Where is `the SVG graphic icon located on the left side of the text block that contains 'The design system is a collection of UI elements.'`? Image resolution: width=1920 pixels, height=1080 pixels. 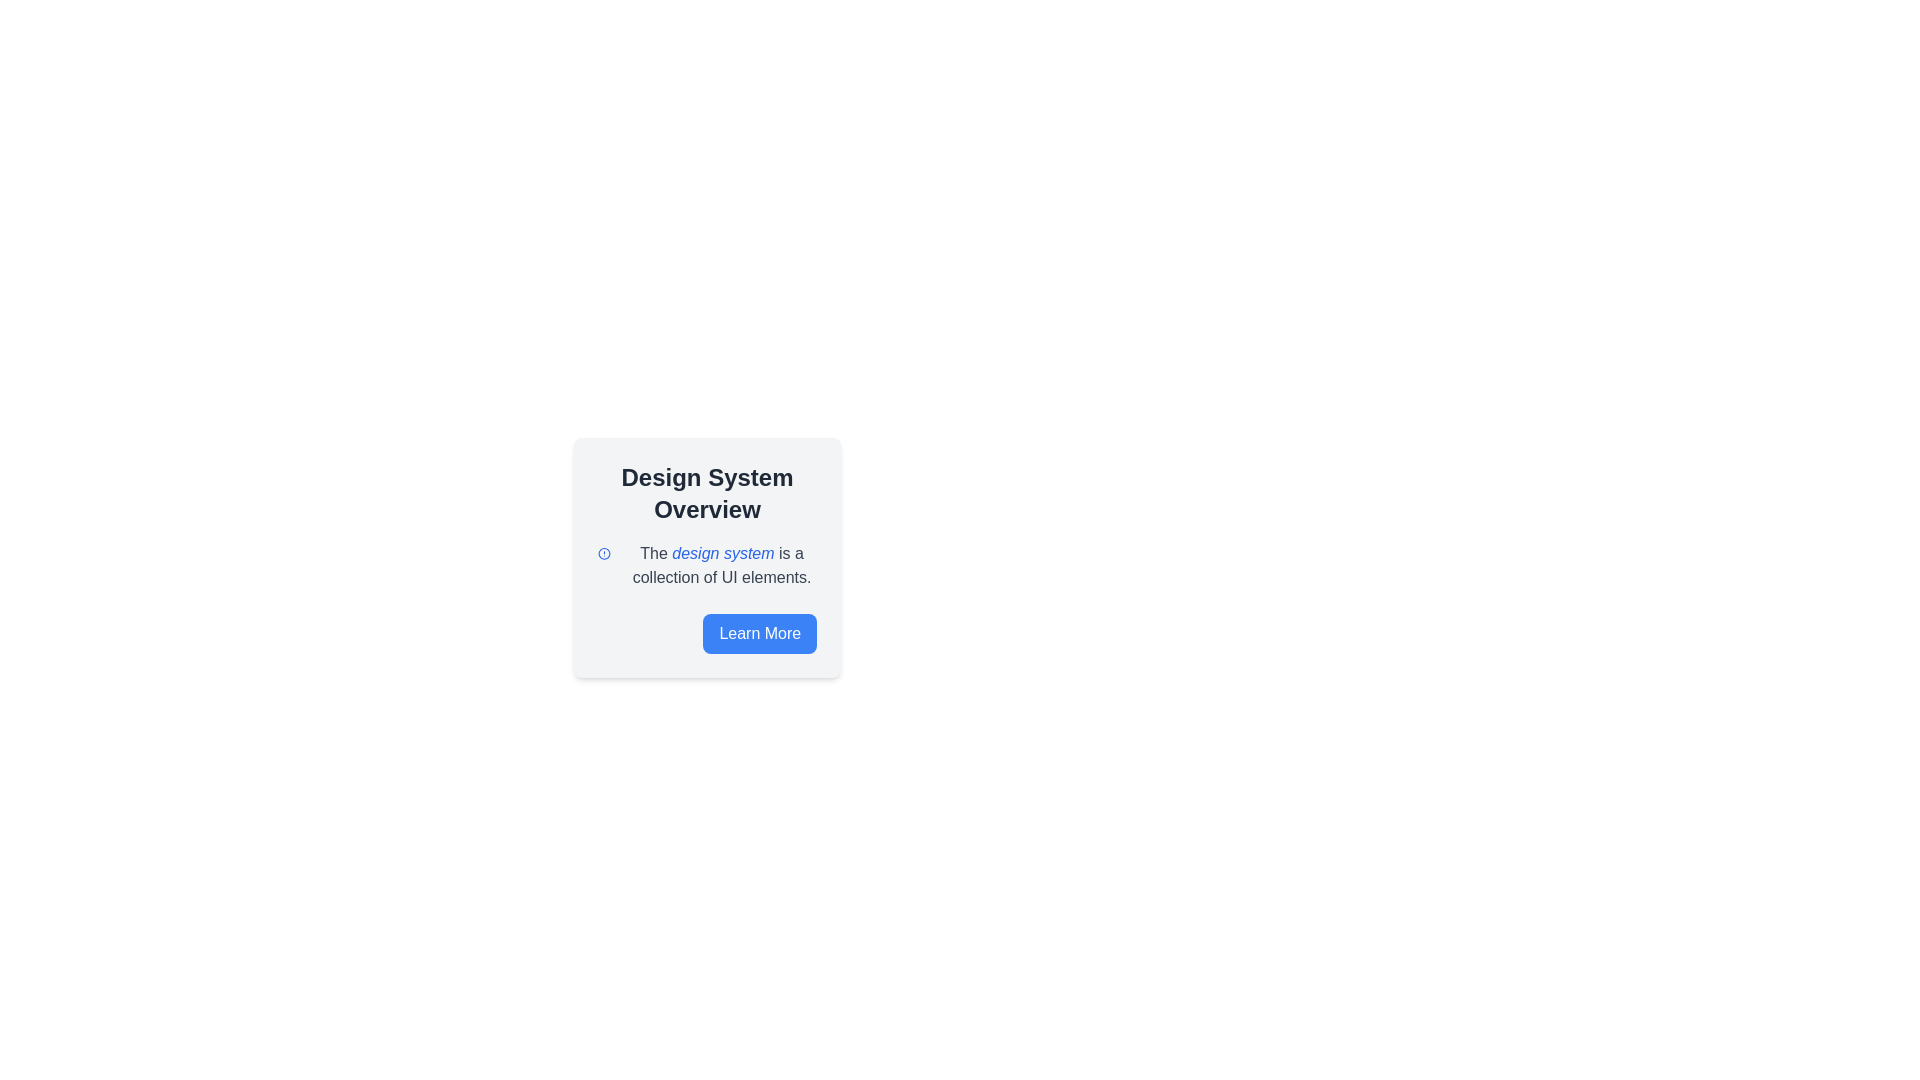 the SVG graphic icon located on the left side of the text block that contains 'The design system is a collection of UI elements.' is located at coordinates (603, 554).